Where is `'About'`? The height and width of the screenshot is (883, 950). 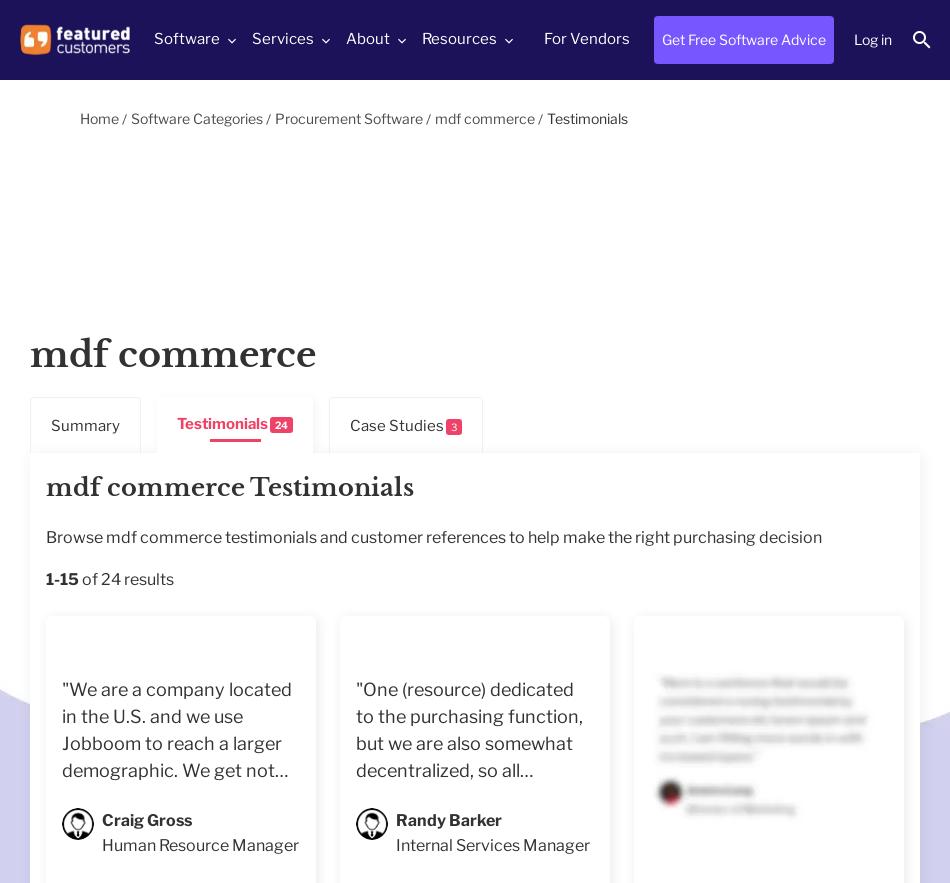
'About' is located at coordinates (367, 38).